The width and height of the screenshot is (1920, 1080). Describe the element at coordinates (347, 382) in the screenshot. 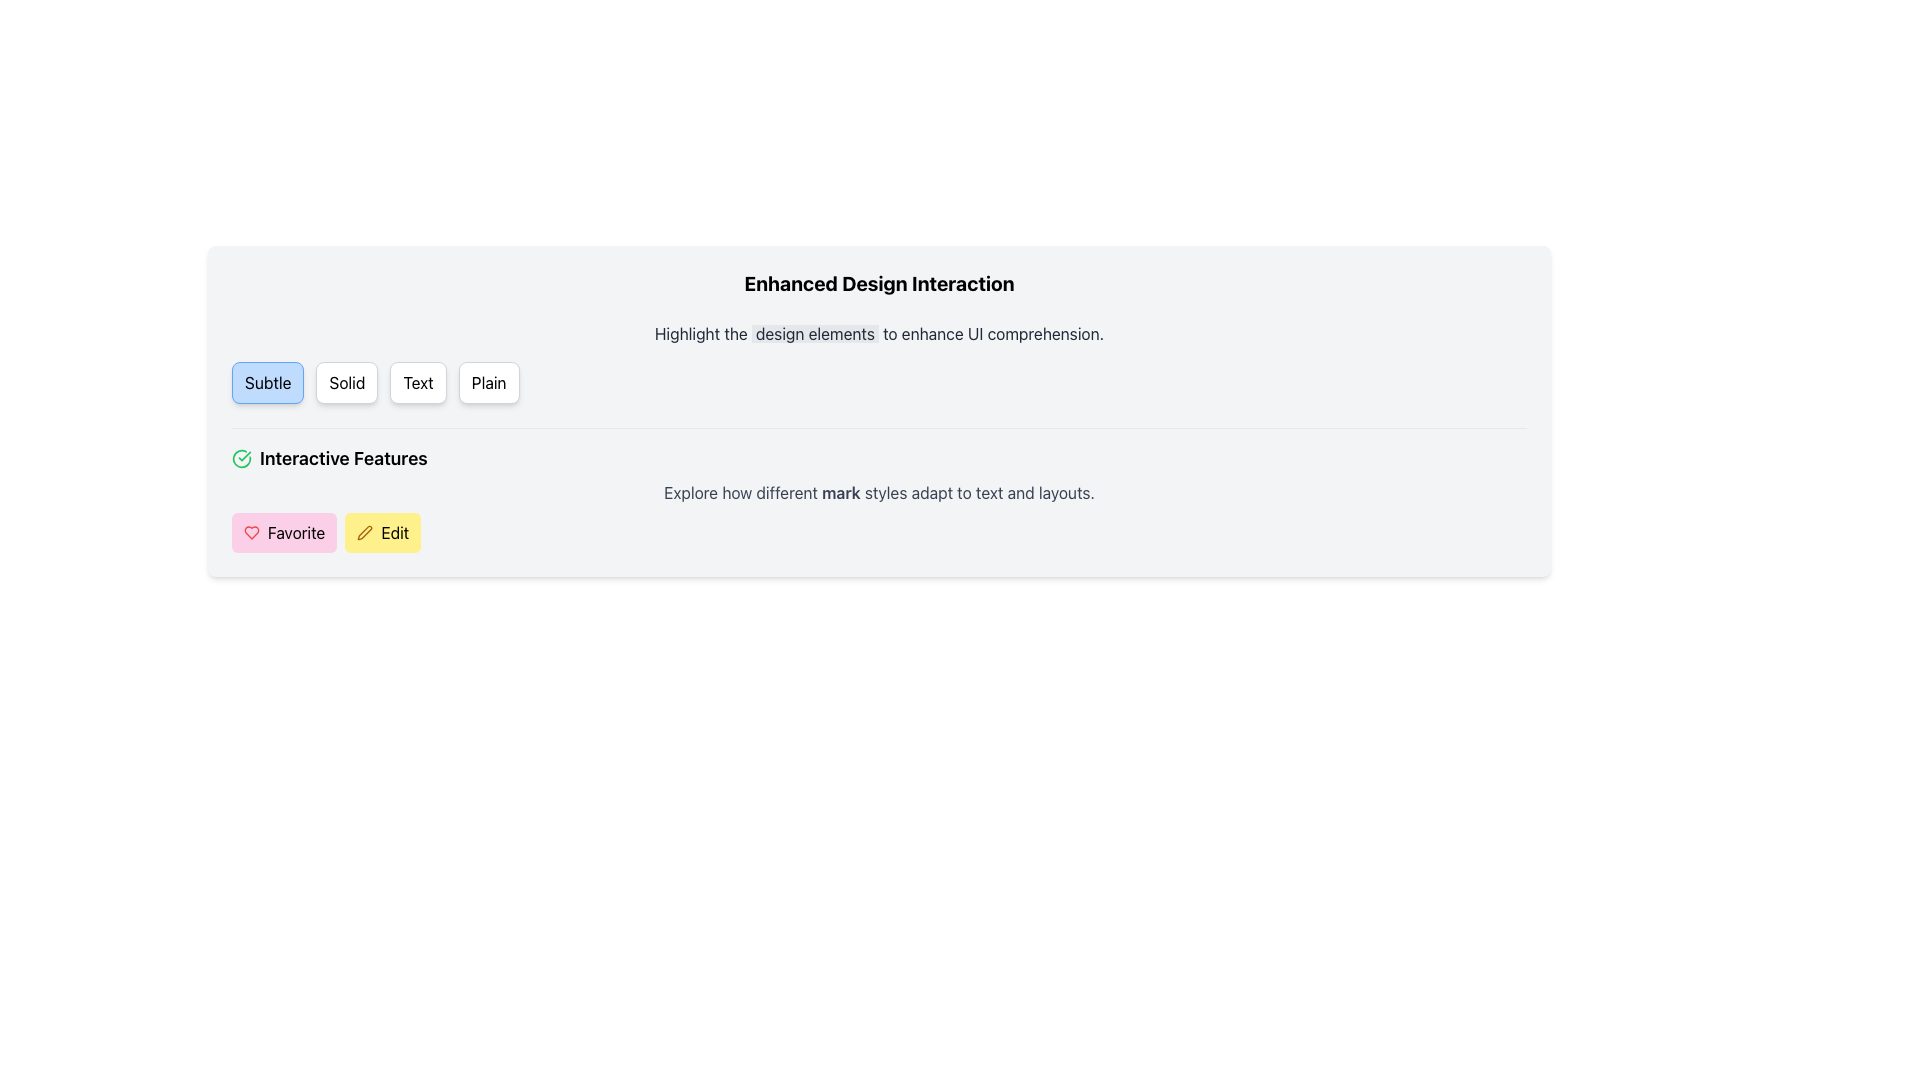

I see `the medium-sized button with rounded corners and the text 'Solid' in bold black font` at that location.